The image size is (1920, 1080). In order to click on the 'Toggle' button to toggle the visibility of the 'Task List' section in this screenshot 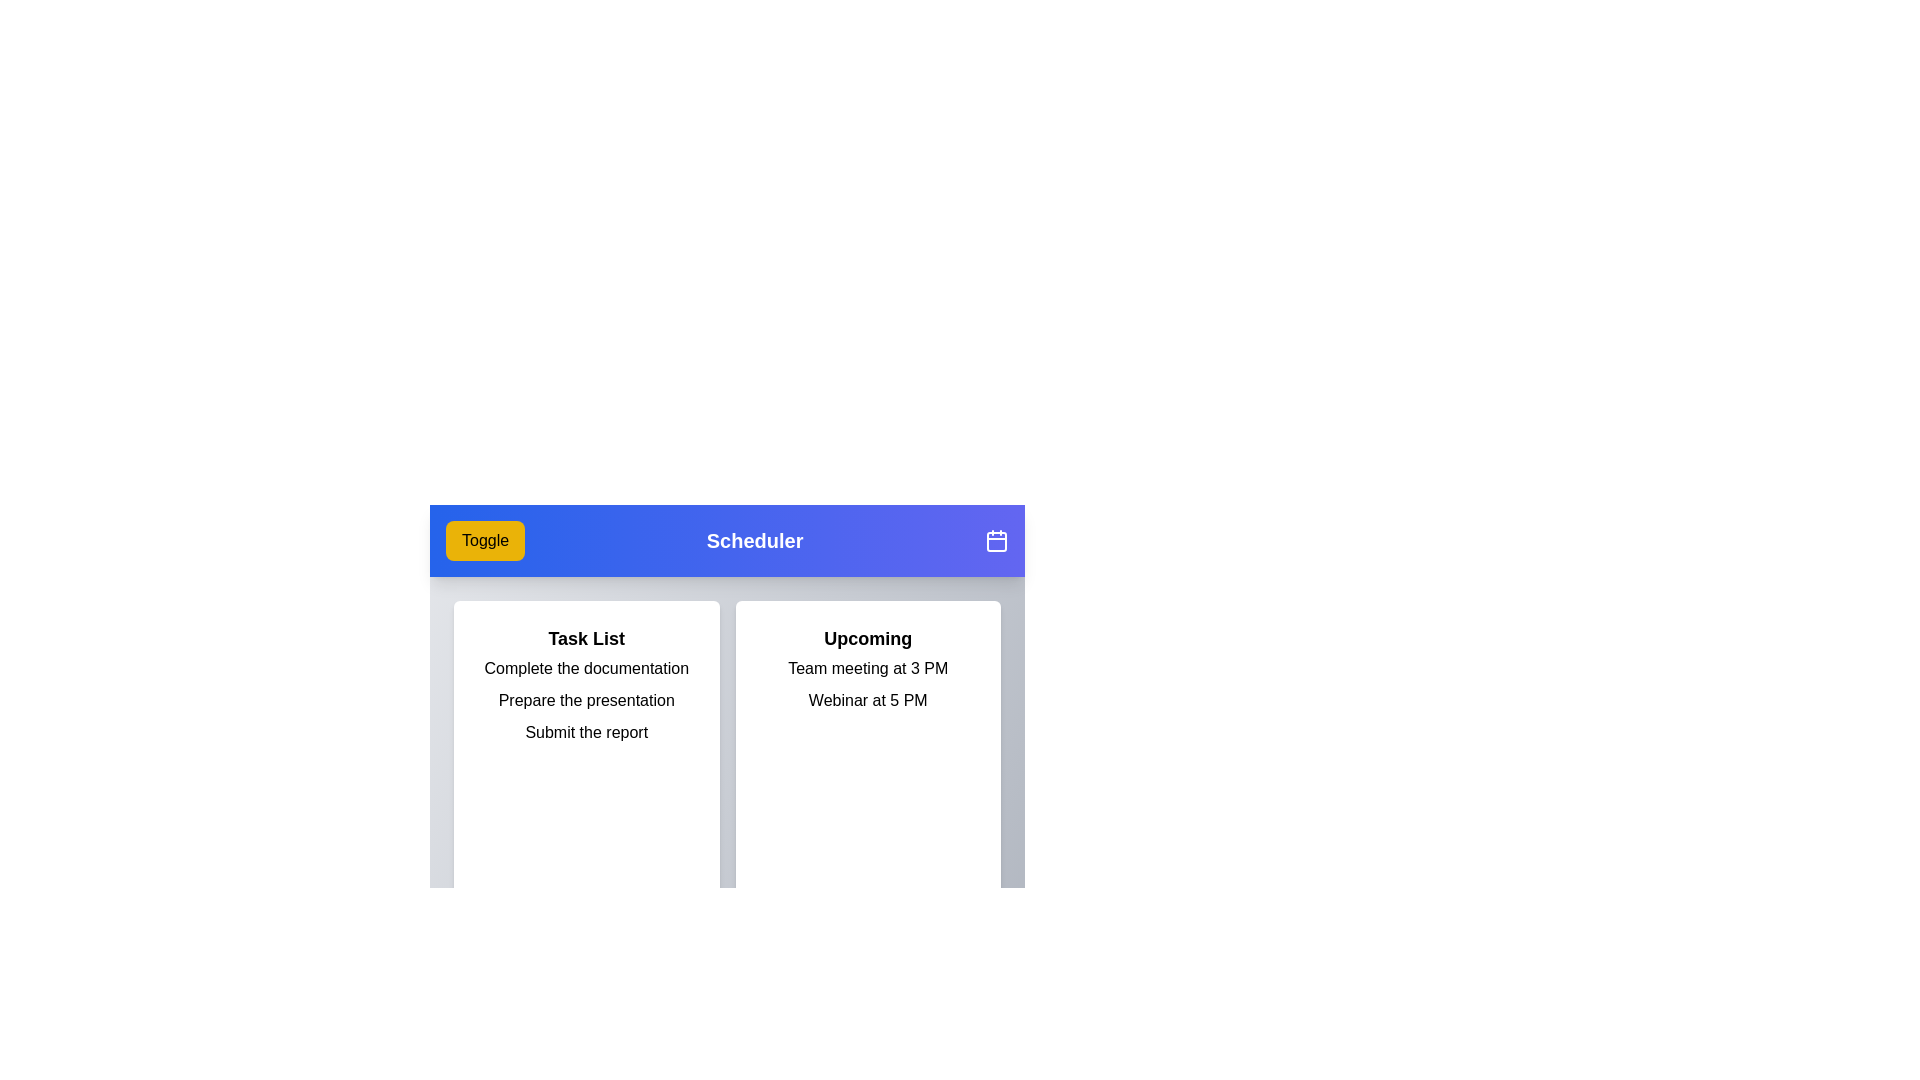, I will do `click(484, 540)`.